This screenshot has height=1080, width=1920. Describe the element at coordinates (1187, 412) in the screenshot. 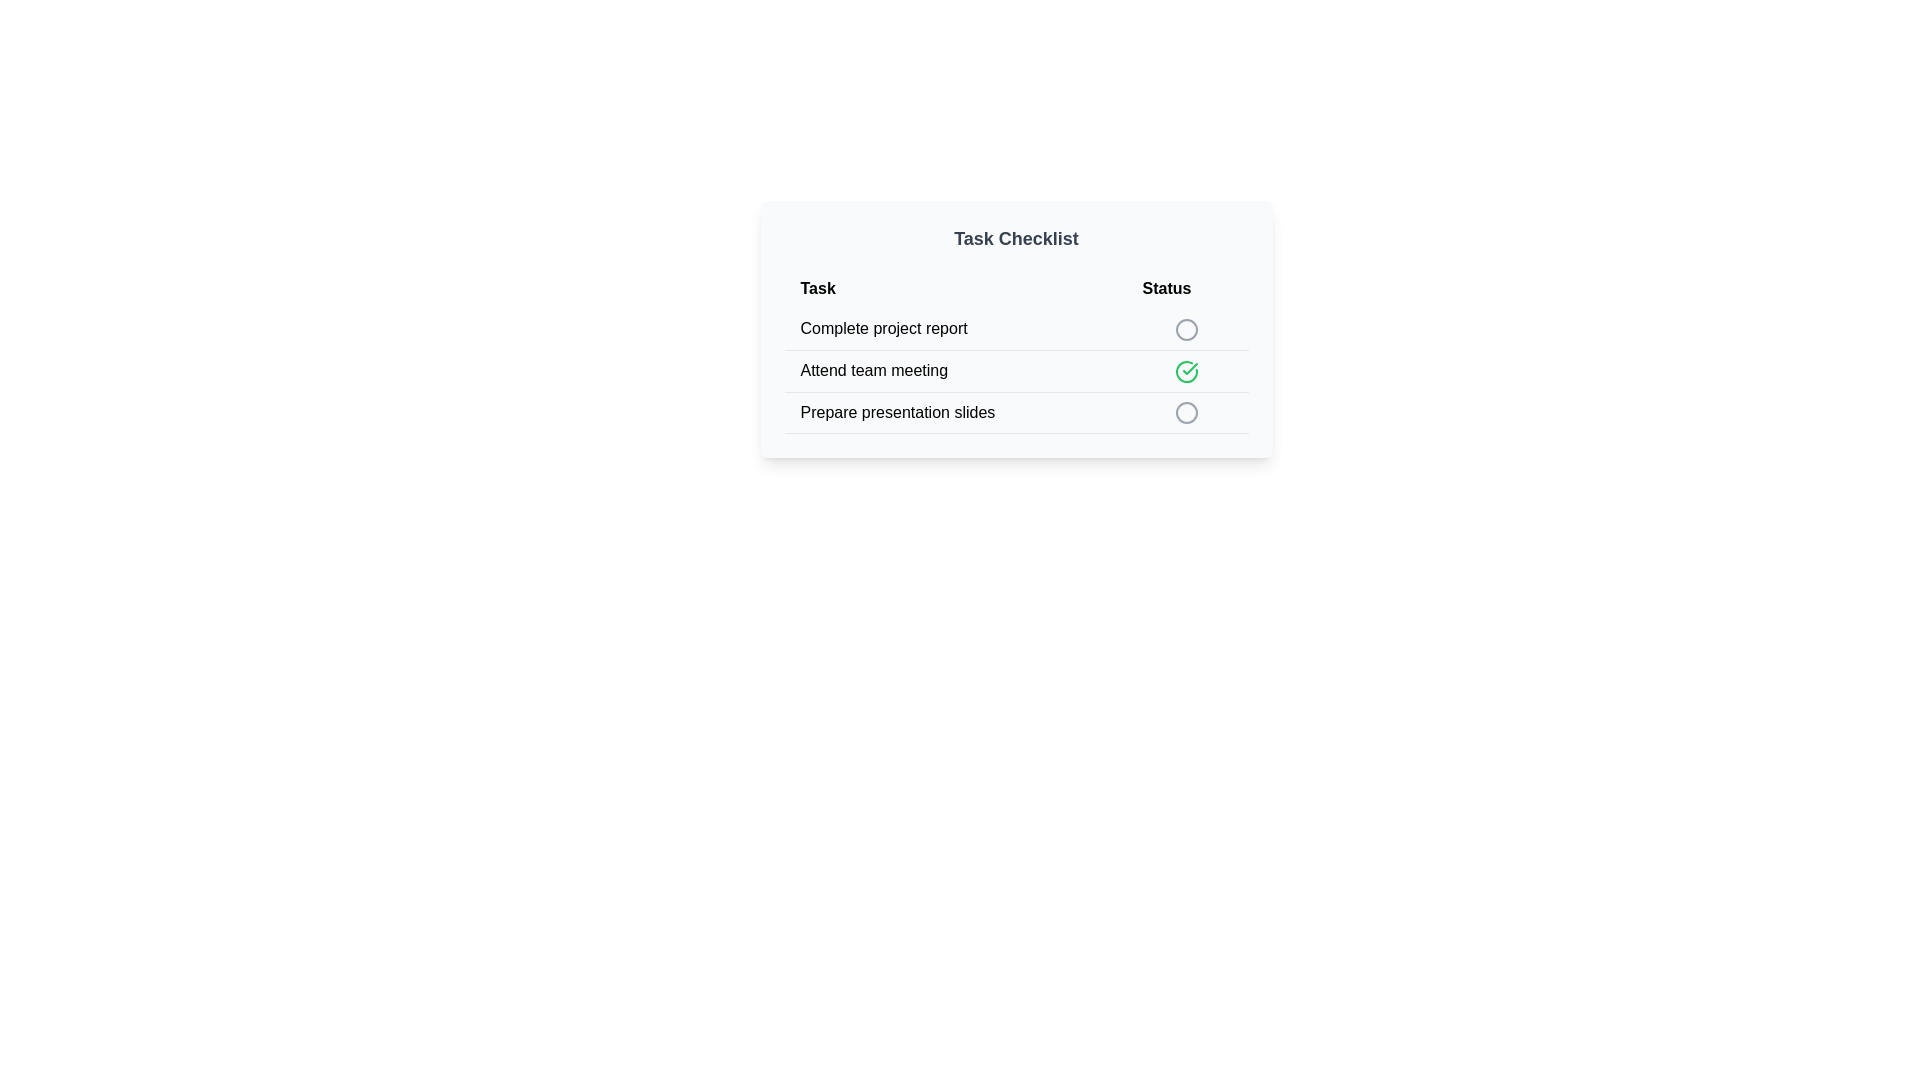

I see `the circular status icon outlined in gray, located in the 'Status' column for the task 'Prepare presentation slides' in the third row of the checklist table` at that location.